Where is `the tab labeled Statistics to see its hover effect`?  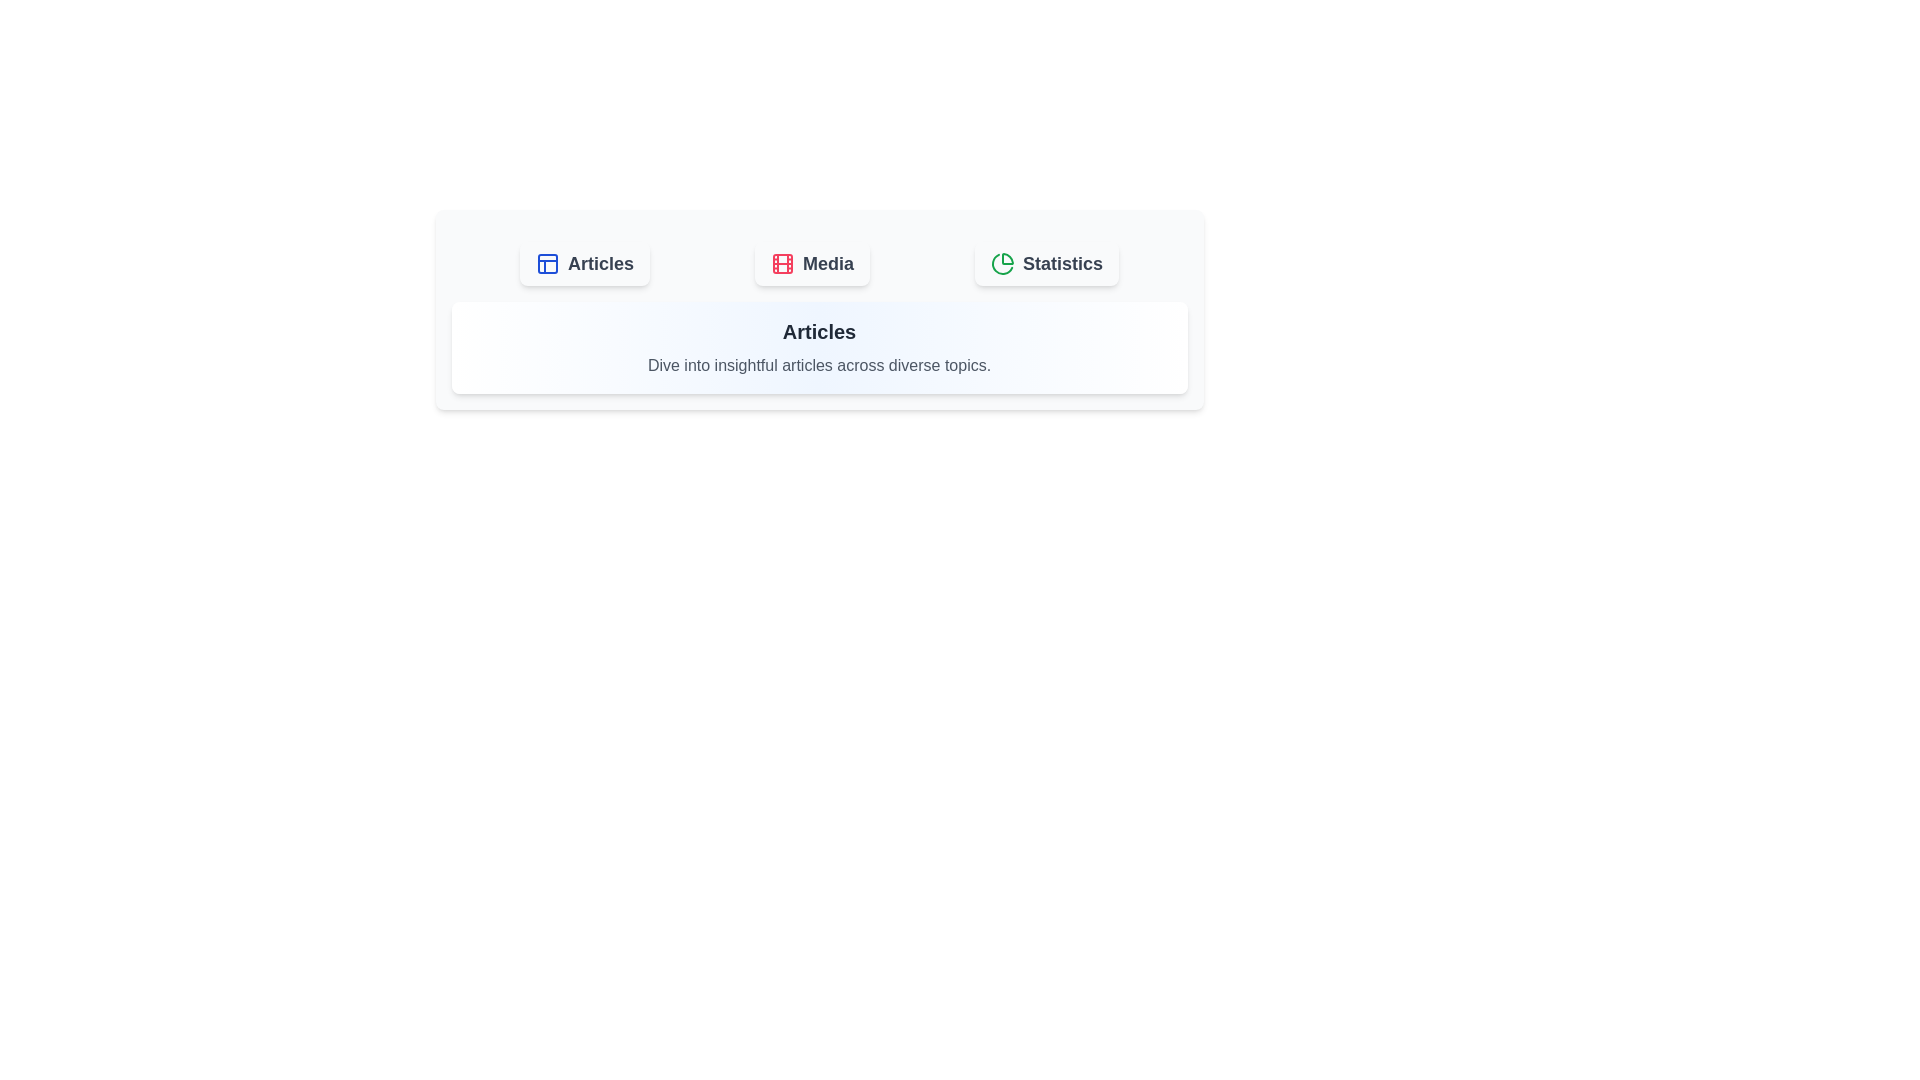
the tab labeled Statistics to see its hover effect is located at coordinates (1045, 262).